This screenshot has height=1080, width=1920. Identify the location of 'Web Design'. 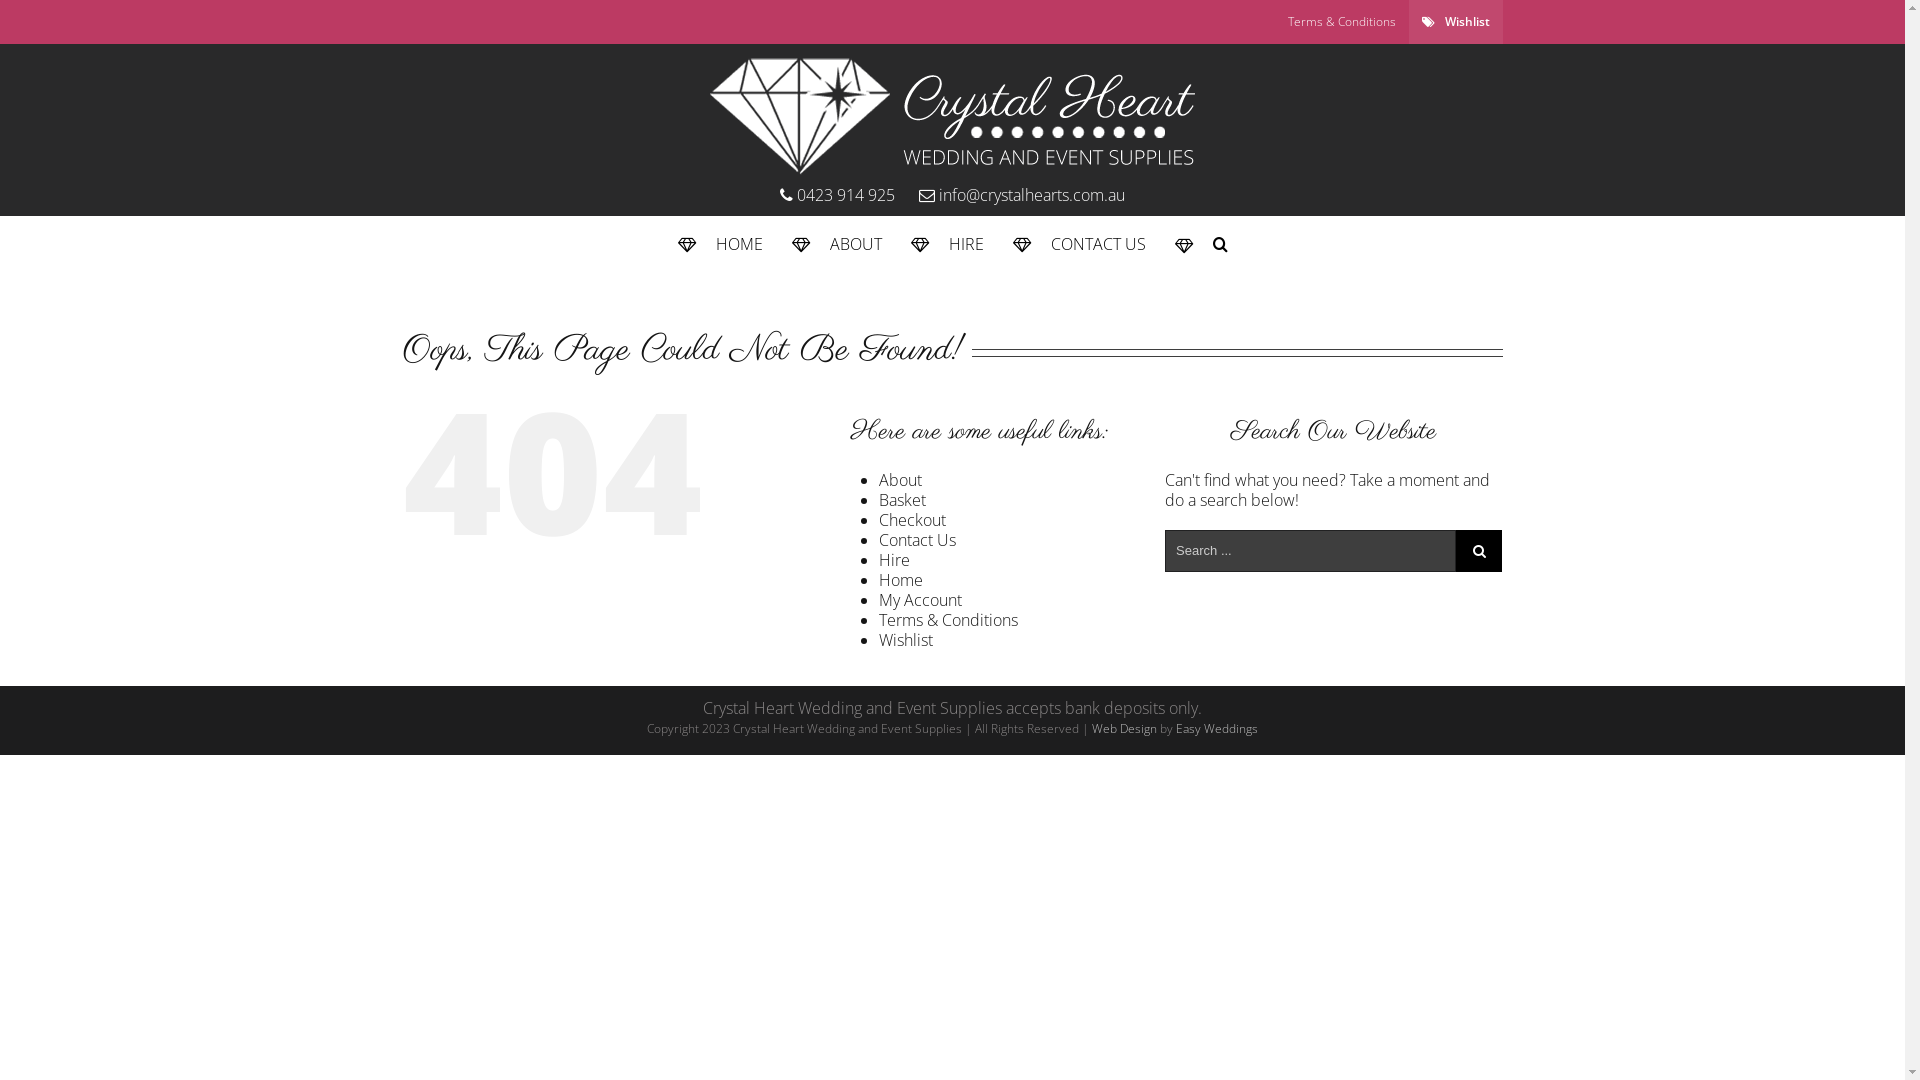
(1124, 728).